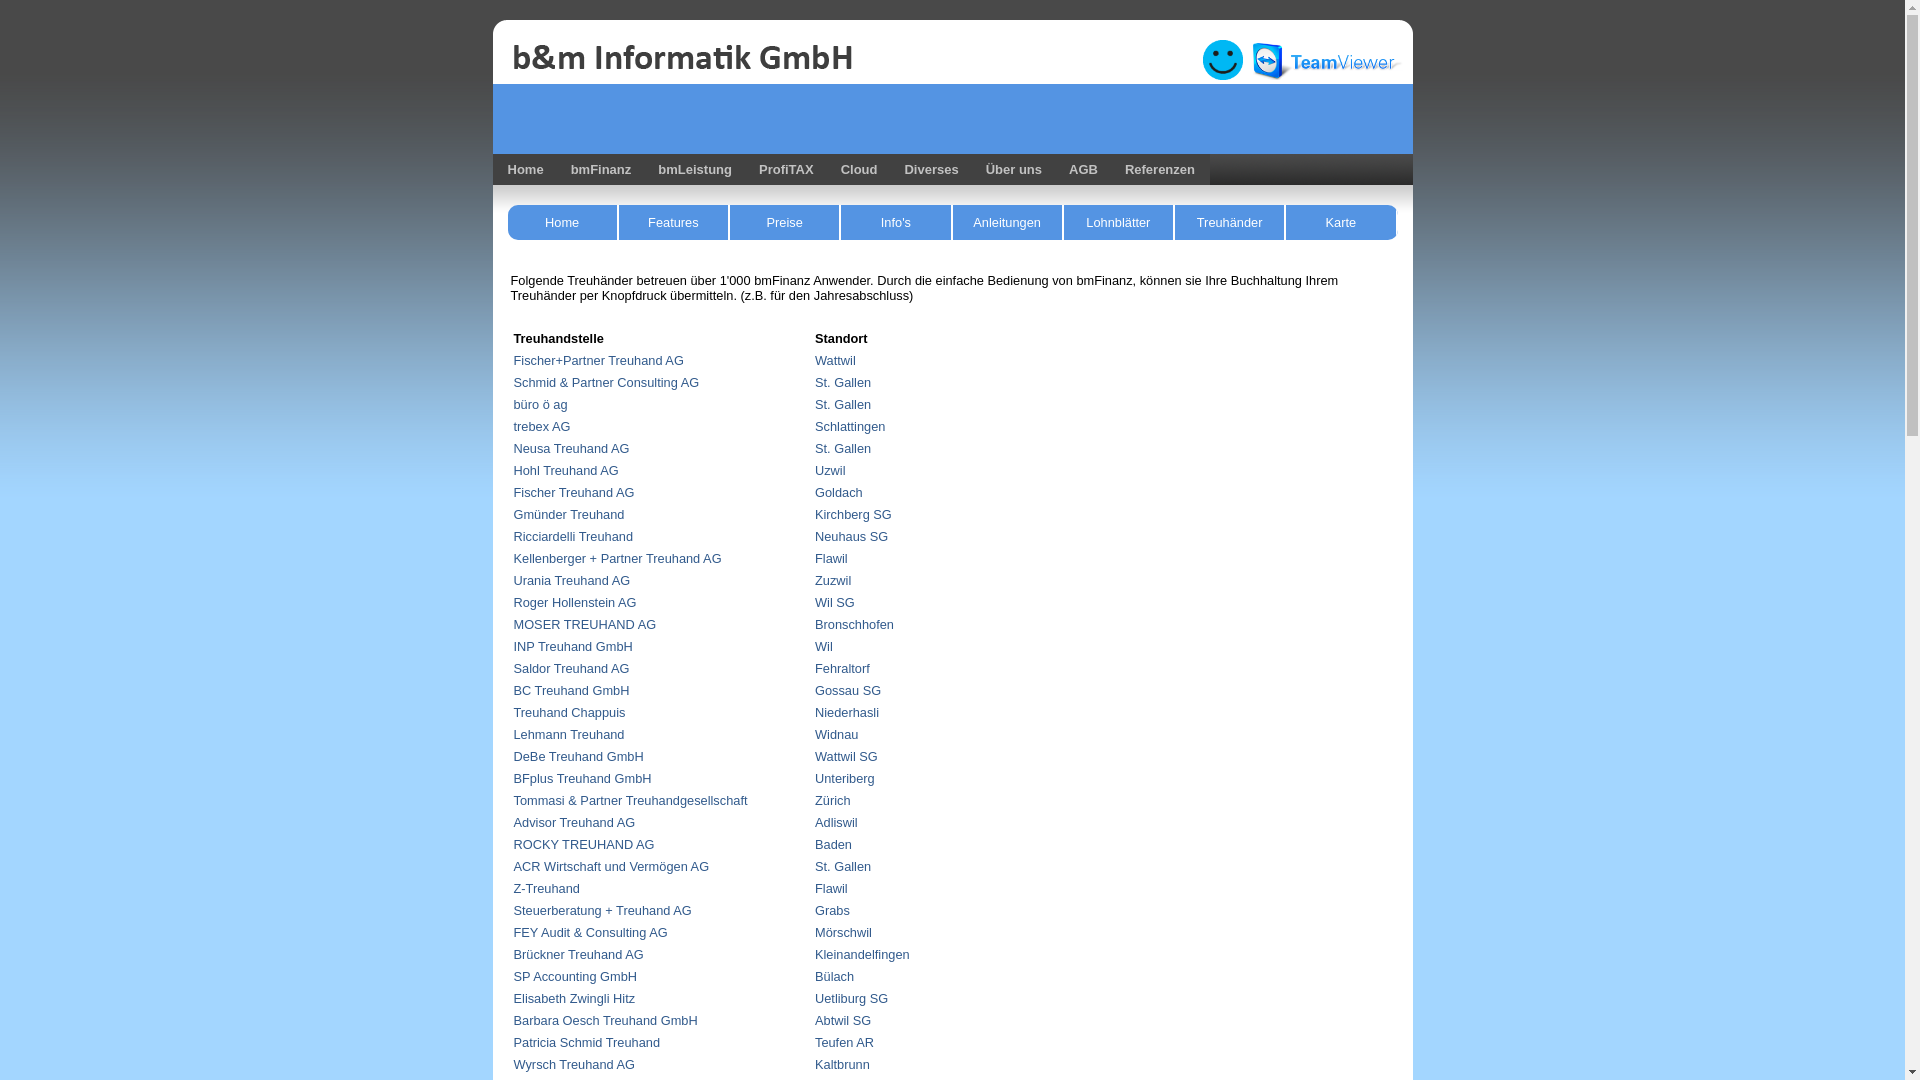 This screenshot has width=1920, height=1080. What do you see at coordinates (856, 168) in the screenshot?
I see `'Cloud'` at bounding box center [856, 168].